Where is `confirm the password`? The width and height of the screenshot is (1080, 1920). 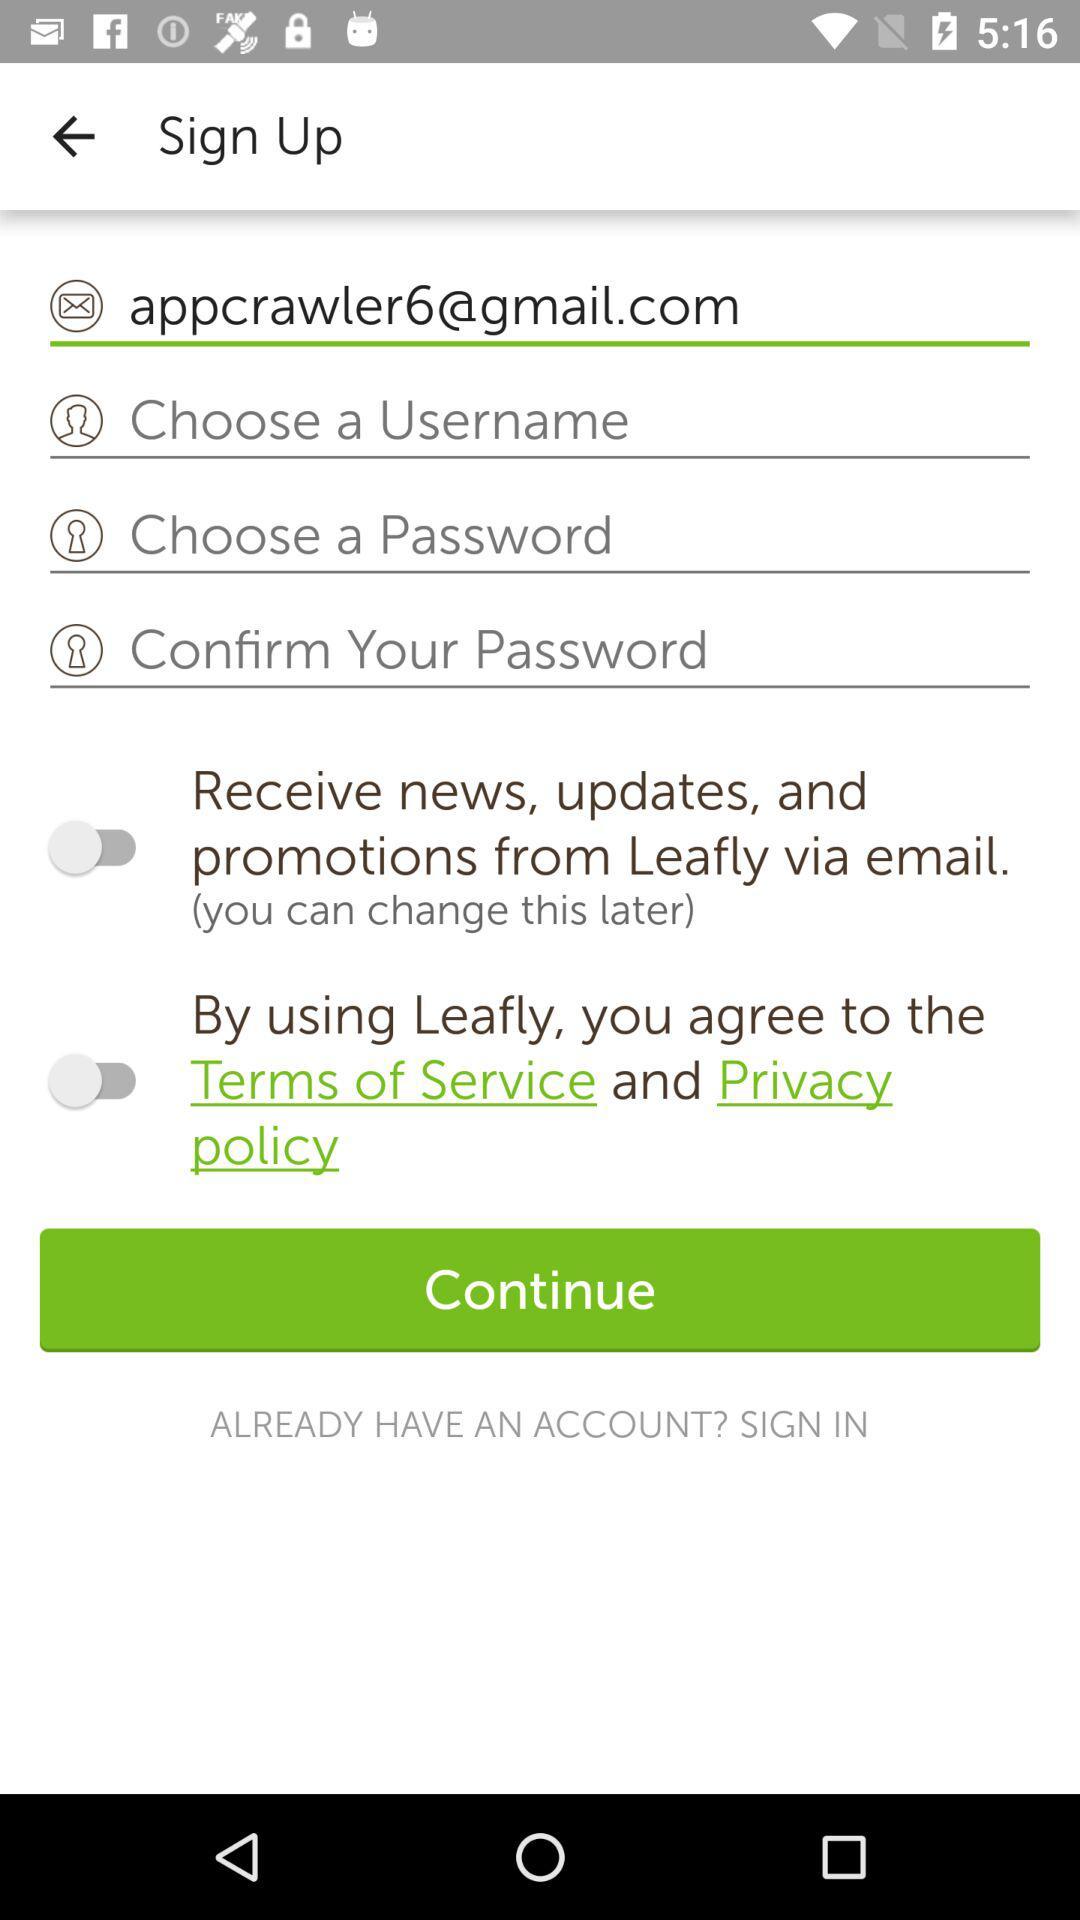
confirm the password is located at coordinates (540, 651).